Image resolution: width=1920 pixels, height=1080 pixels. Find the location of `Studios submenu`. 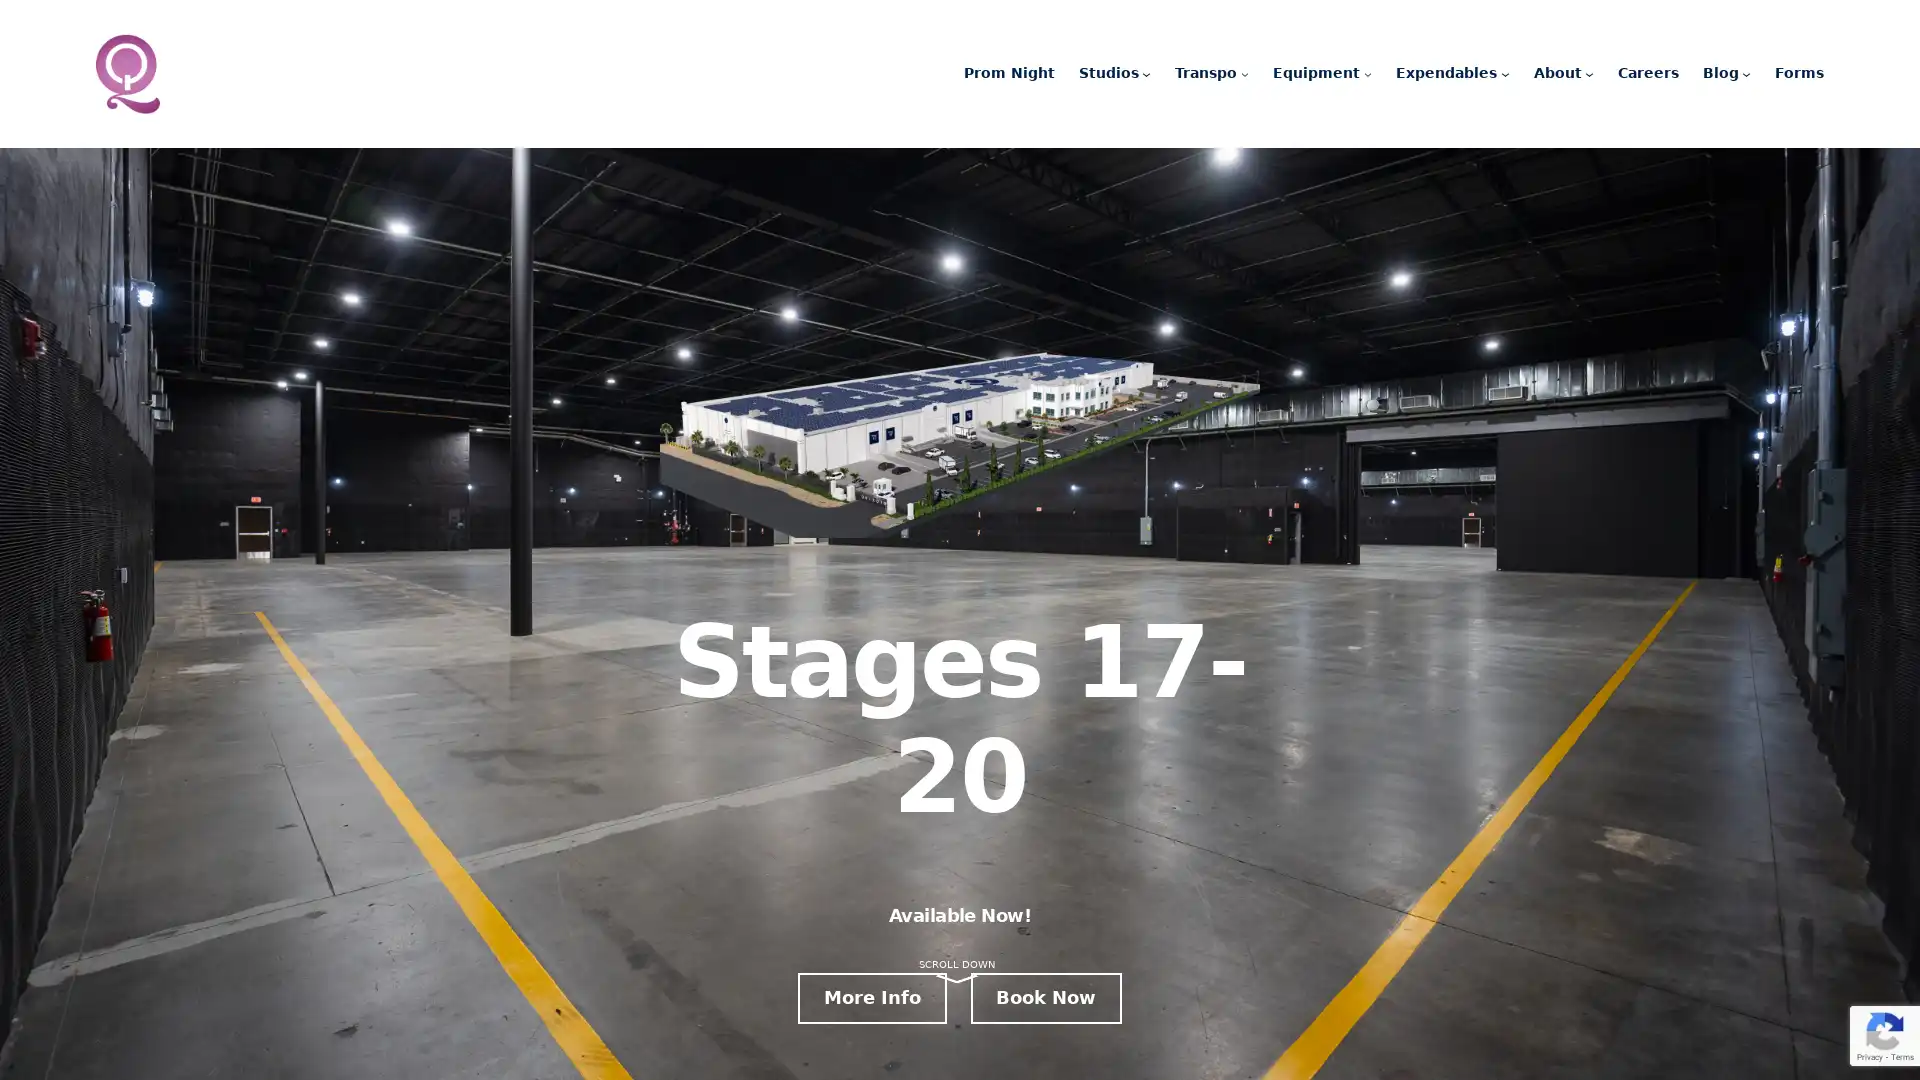

Studios submenu is located at coordinates (1146, 72).